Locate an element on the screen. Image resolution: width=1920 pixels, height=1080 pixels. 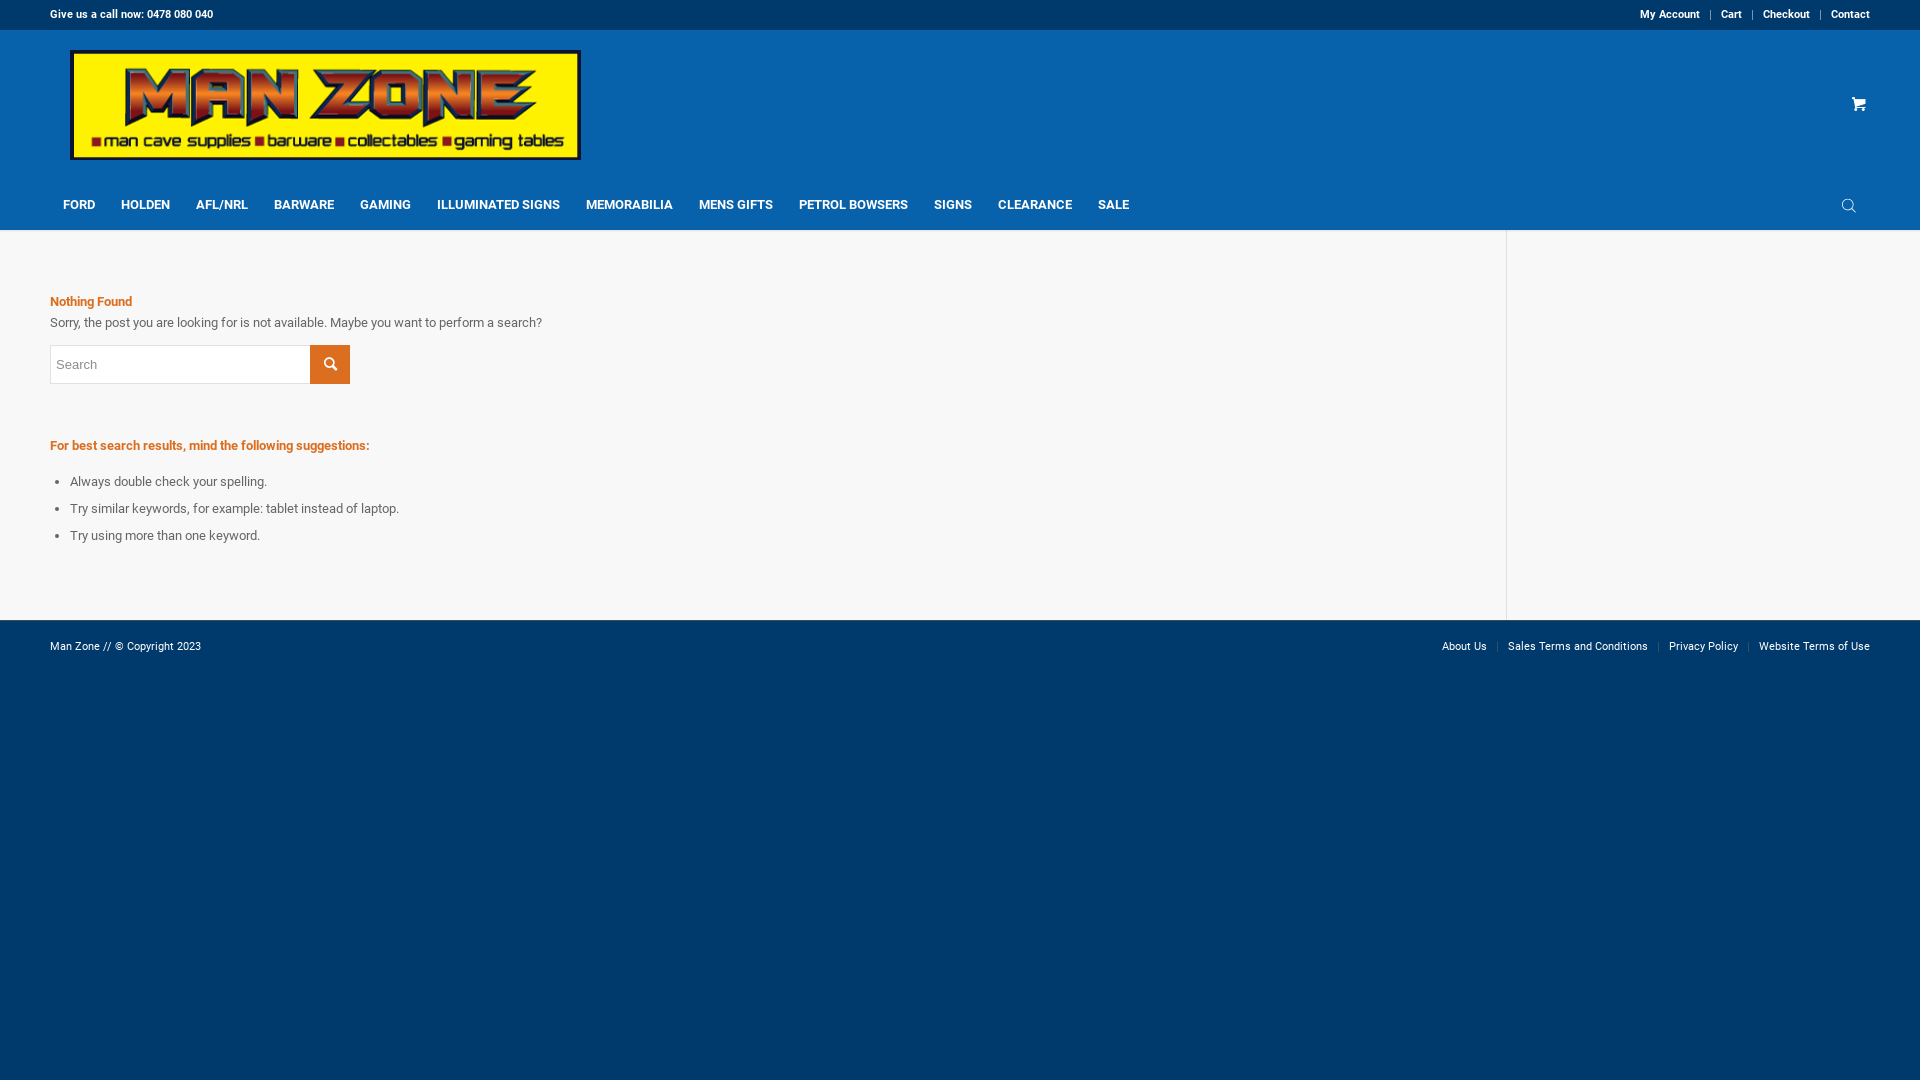
'Sales Terms and Conditions' is located at coordinates (1577, 646).